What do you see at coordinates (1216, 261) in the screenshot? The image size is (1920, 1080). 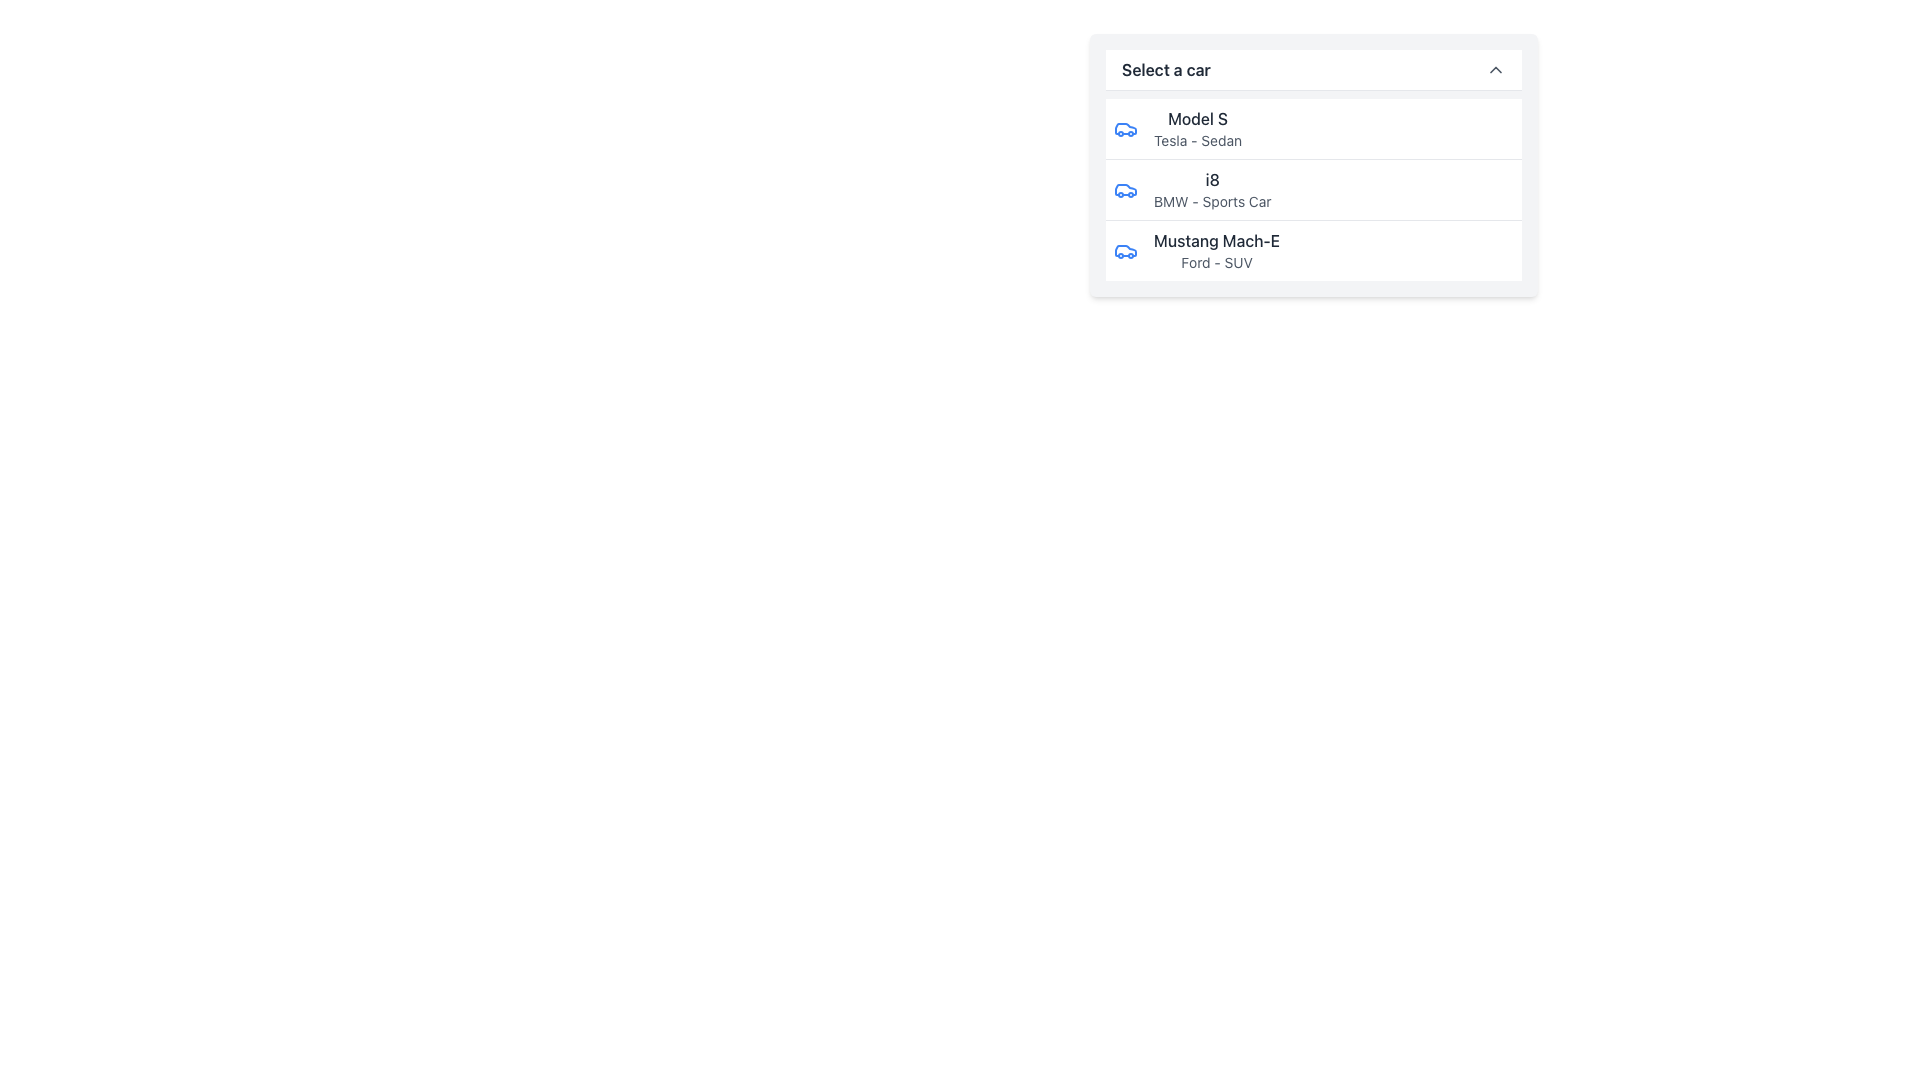 I see `the text label providing information about the car model 'Mustang Mach-E', which specifies the manufacturer and type of car ('Ford - SUV'), located immediately below the 'Mustang Mach-E' option in the dropdown menu` at bounding box center [1216, 261].